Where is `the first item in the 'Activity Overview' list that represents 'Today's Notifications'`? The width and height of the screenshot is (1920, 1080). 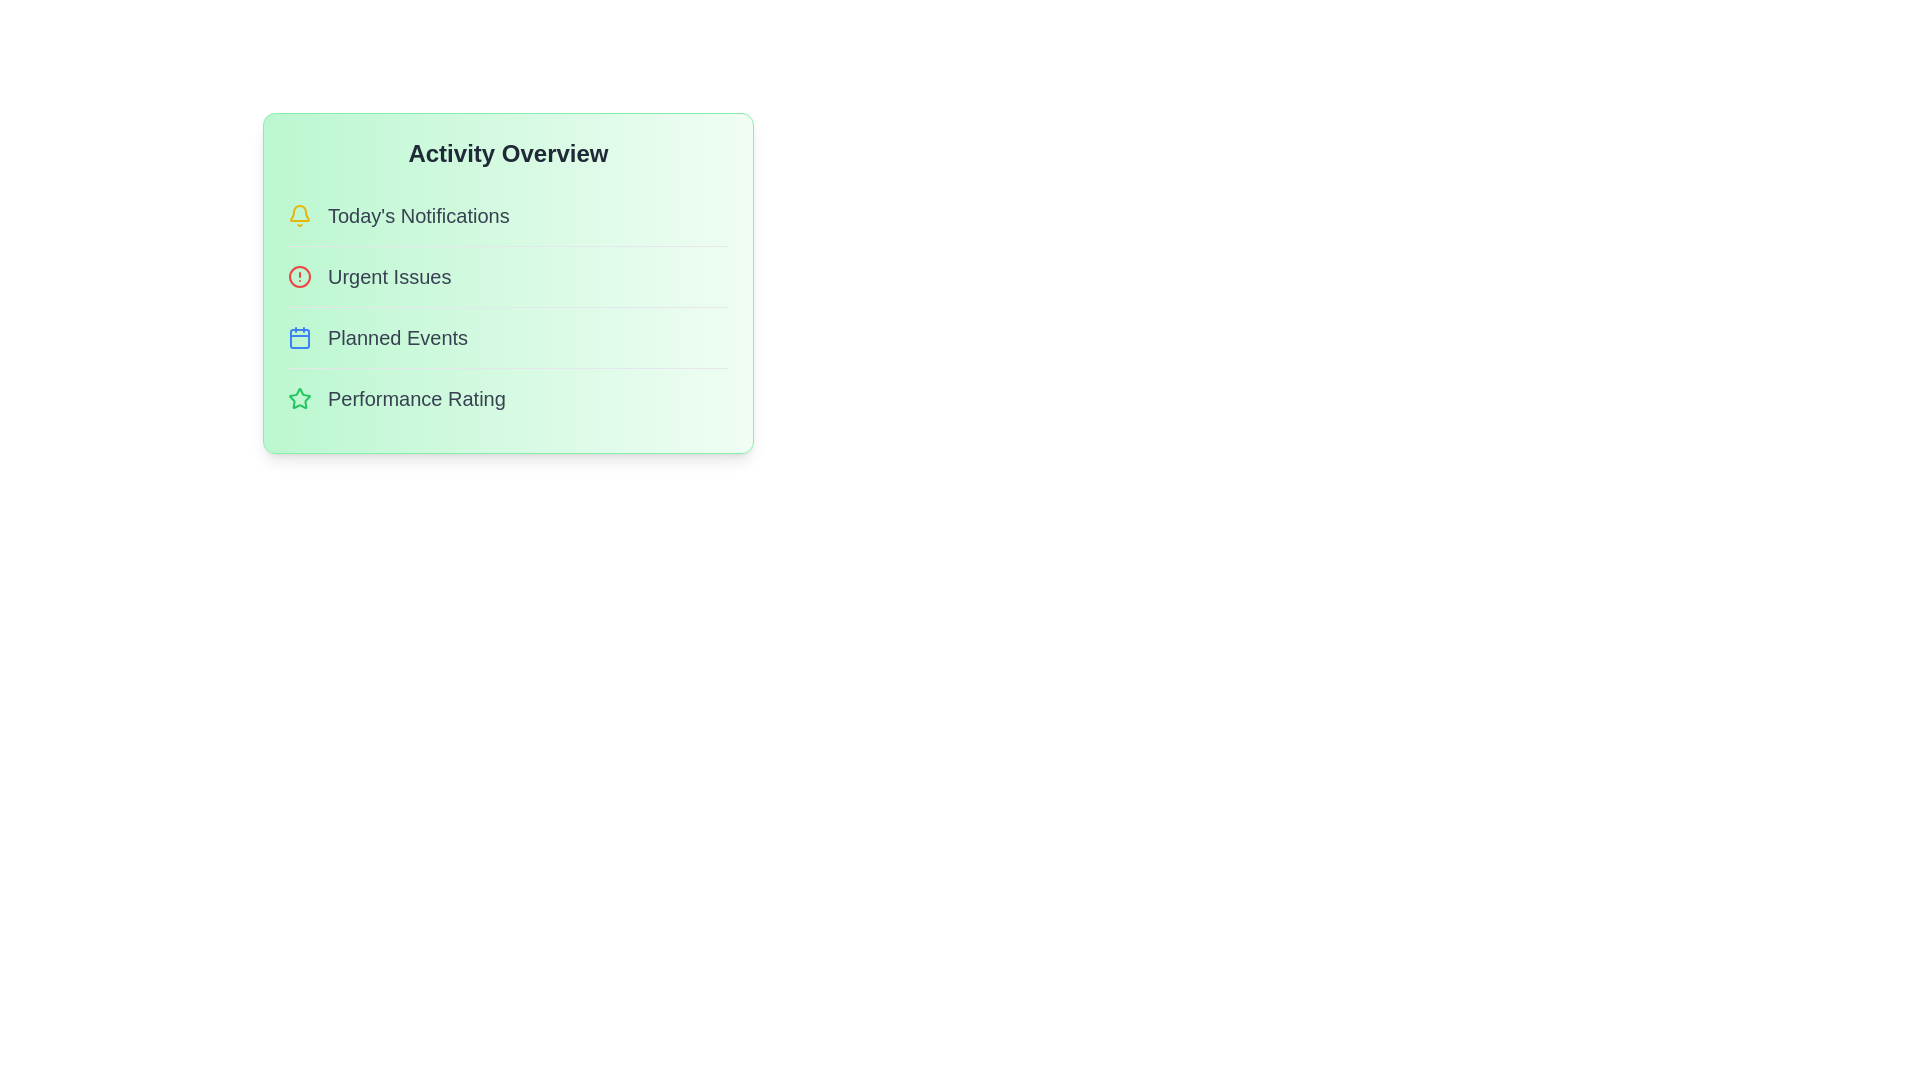
the first item in the 'Activity Overview' list that represents 'Today's Notifications' is located at coordinates (508, 216).